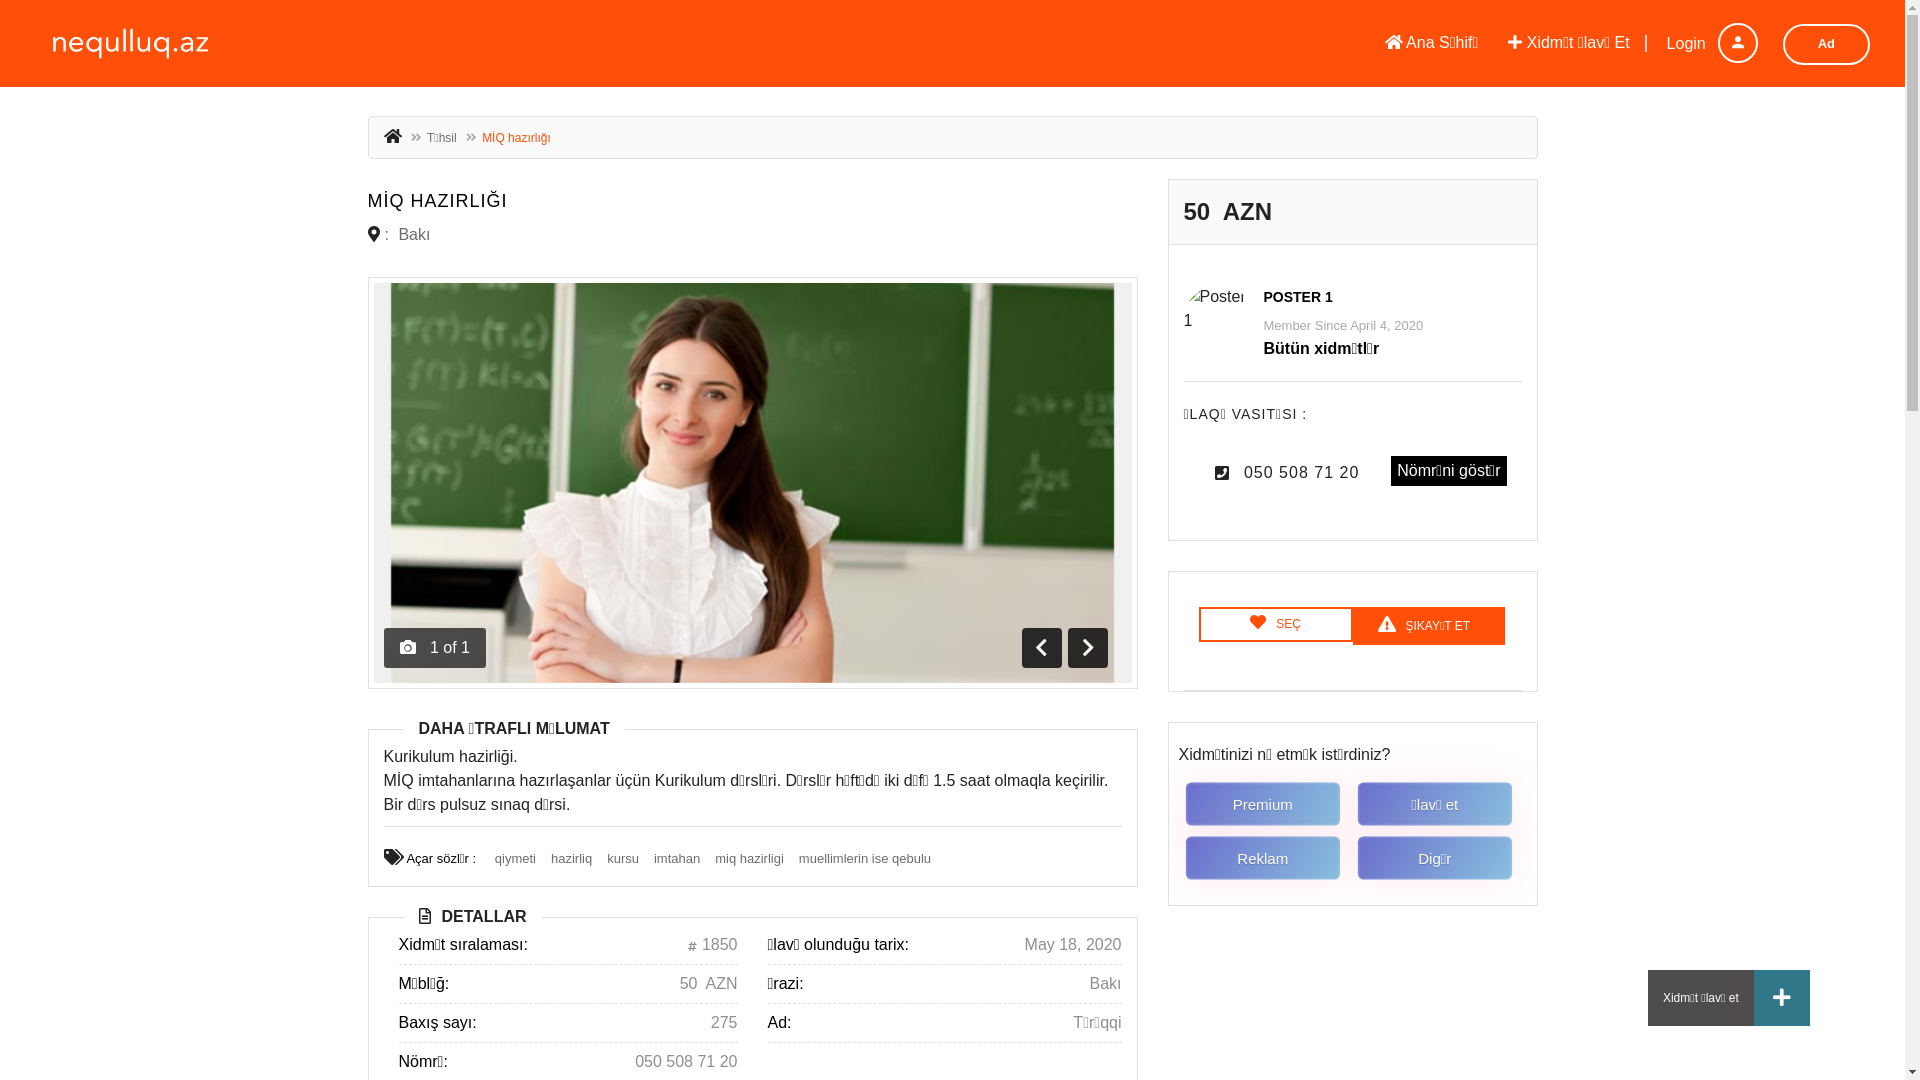  I want to click on 'Reklam', so click(1266, 858).